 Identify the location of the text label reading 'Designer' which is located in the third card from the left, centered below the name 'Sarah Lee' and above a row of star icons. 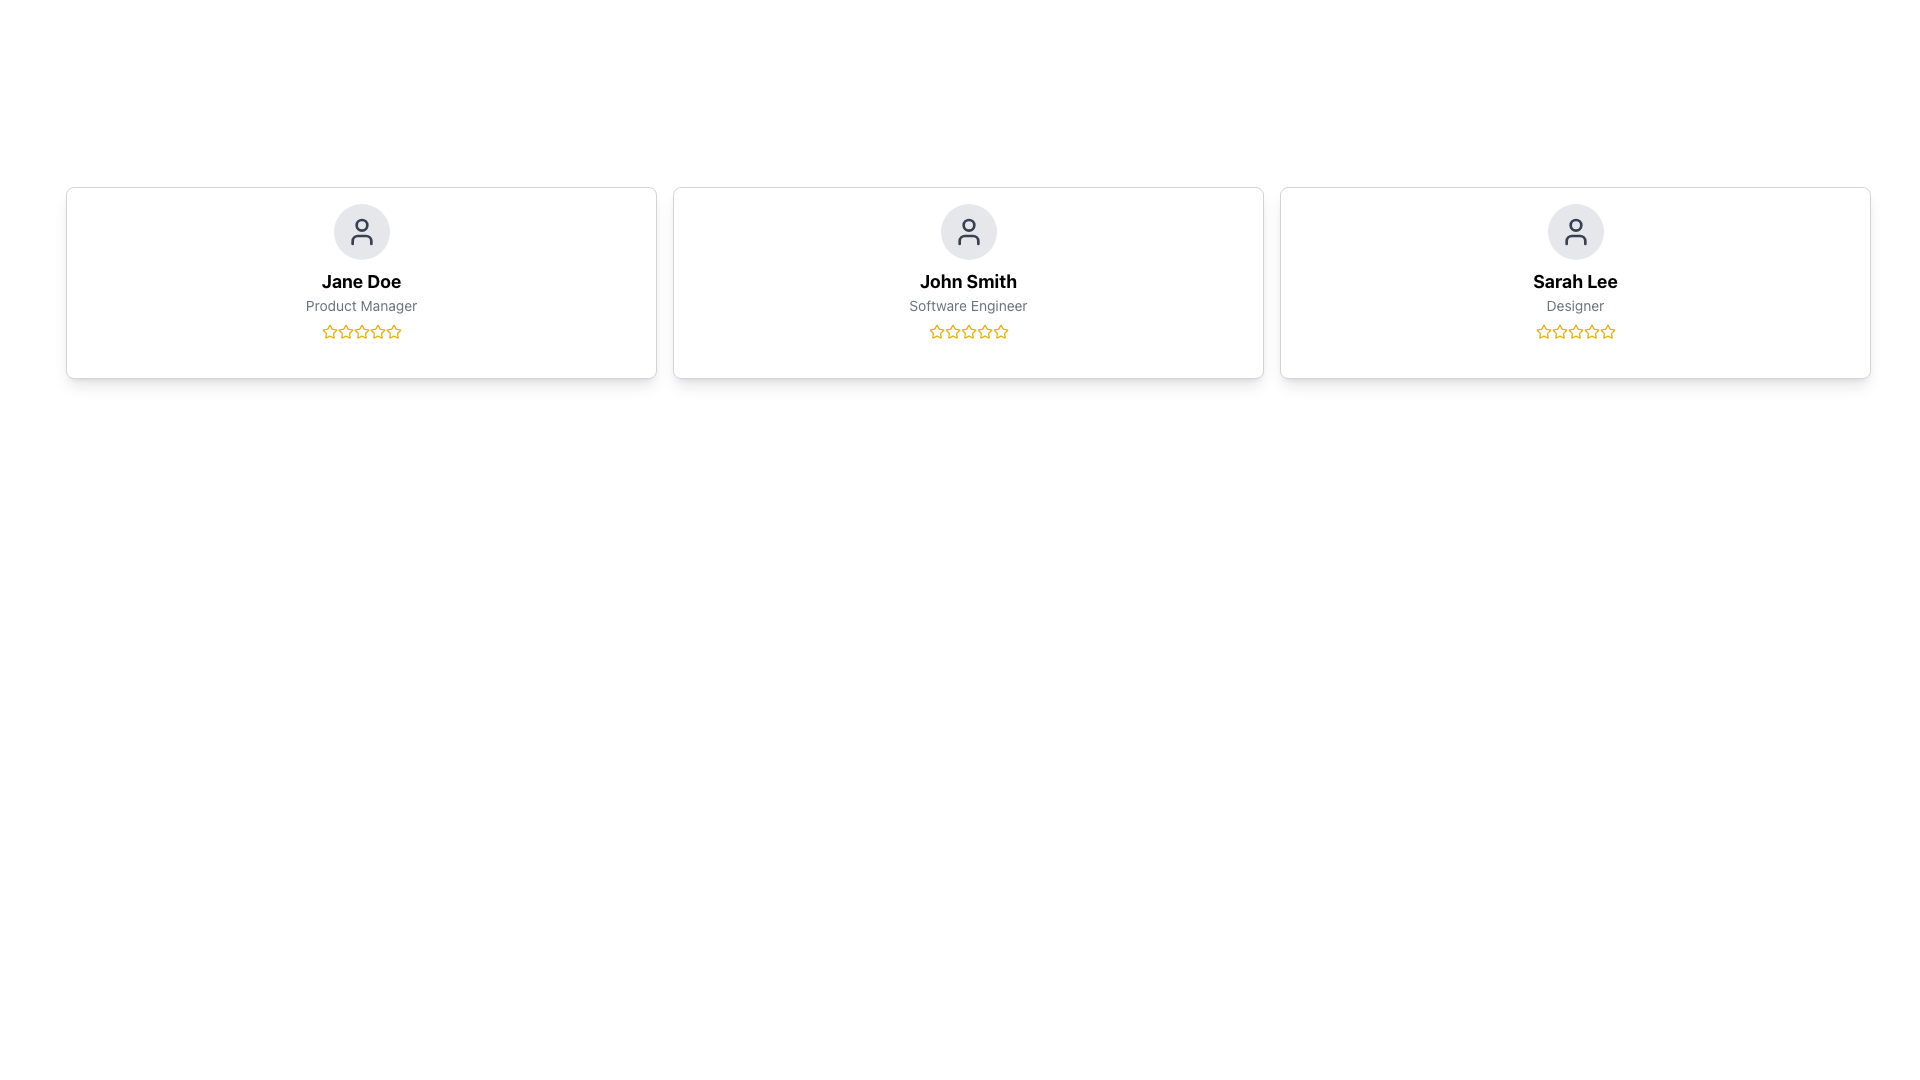
(1574, 305).